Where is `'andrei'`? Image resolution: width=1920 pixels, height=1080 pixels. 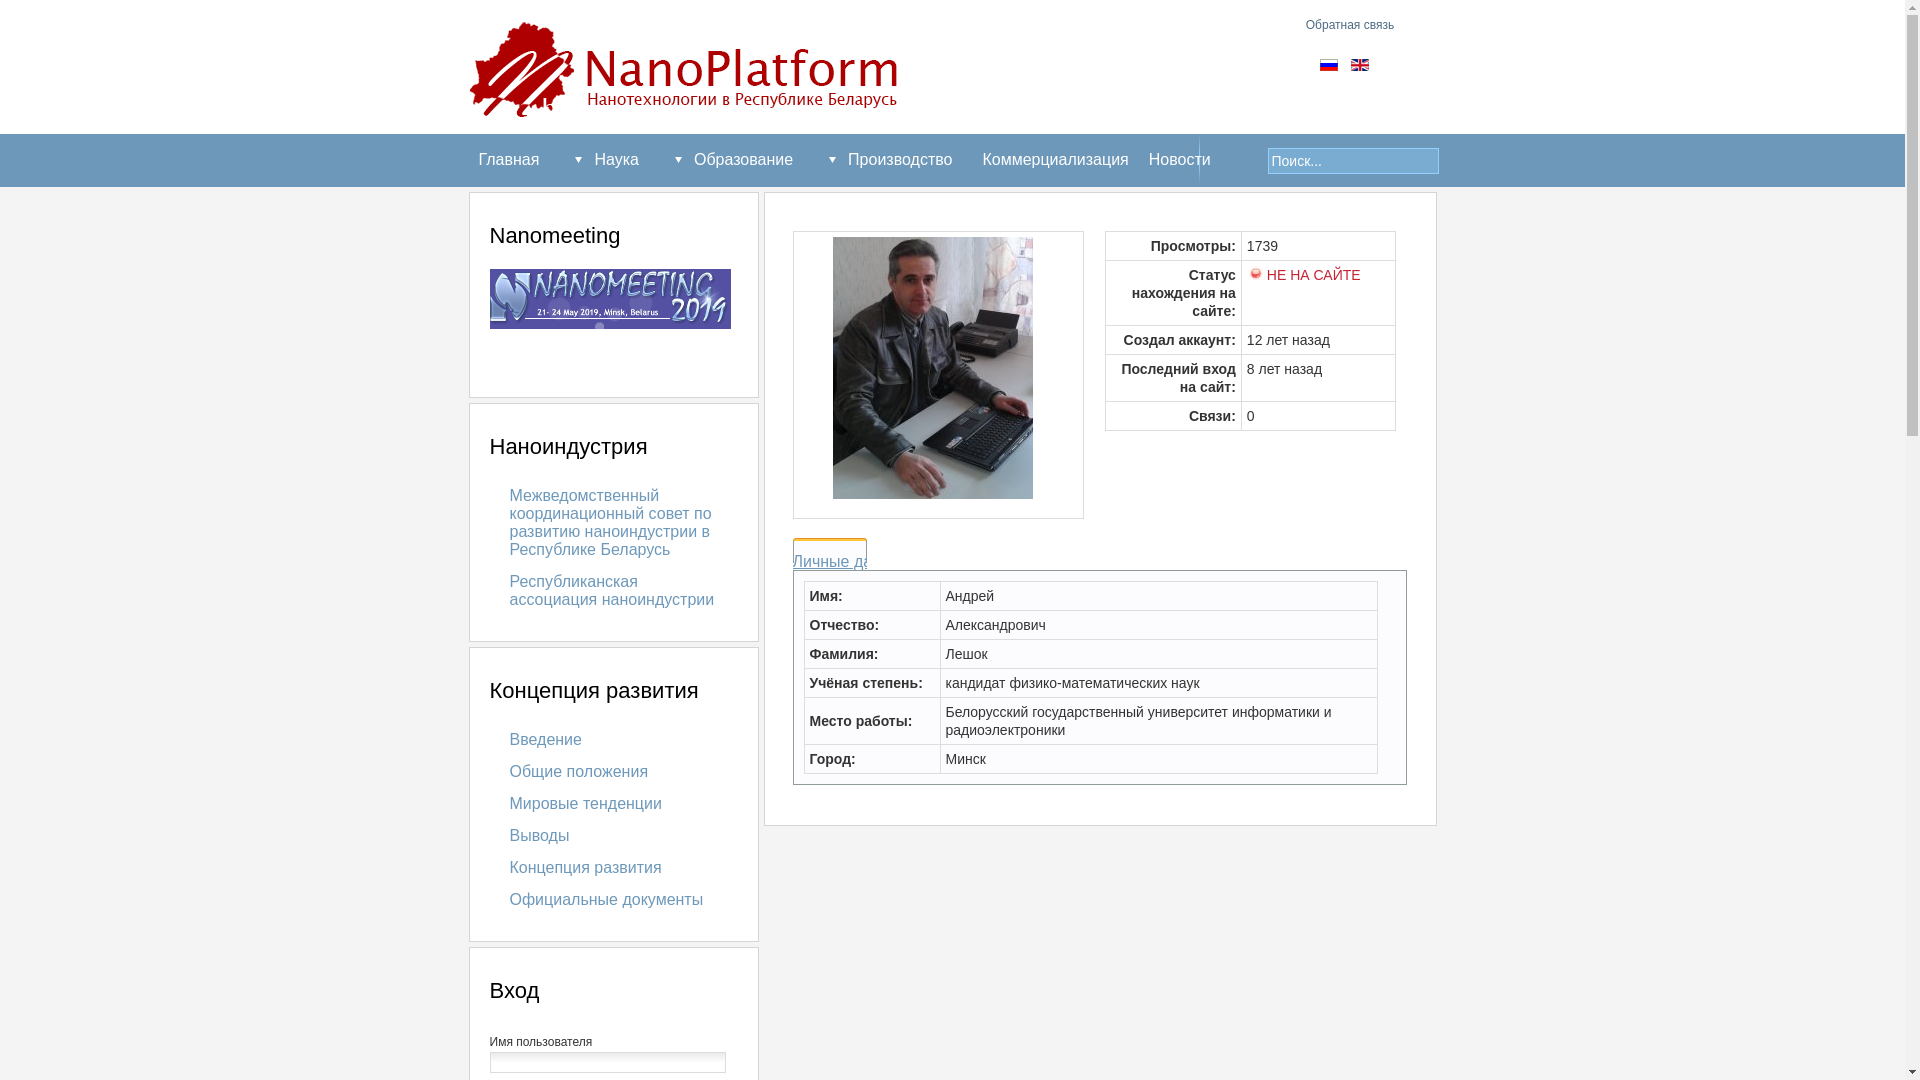 'andrei' is located at coordinates (833, 373).